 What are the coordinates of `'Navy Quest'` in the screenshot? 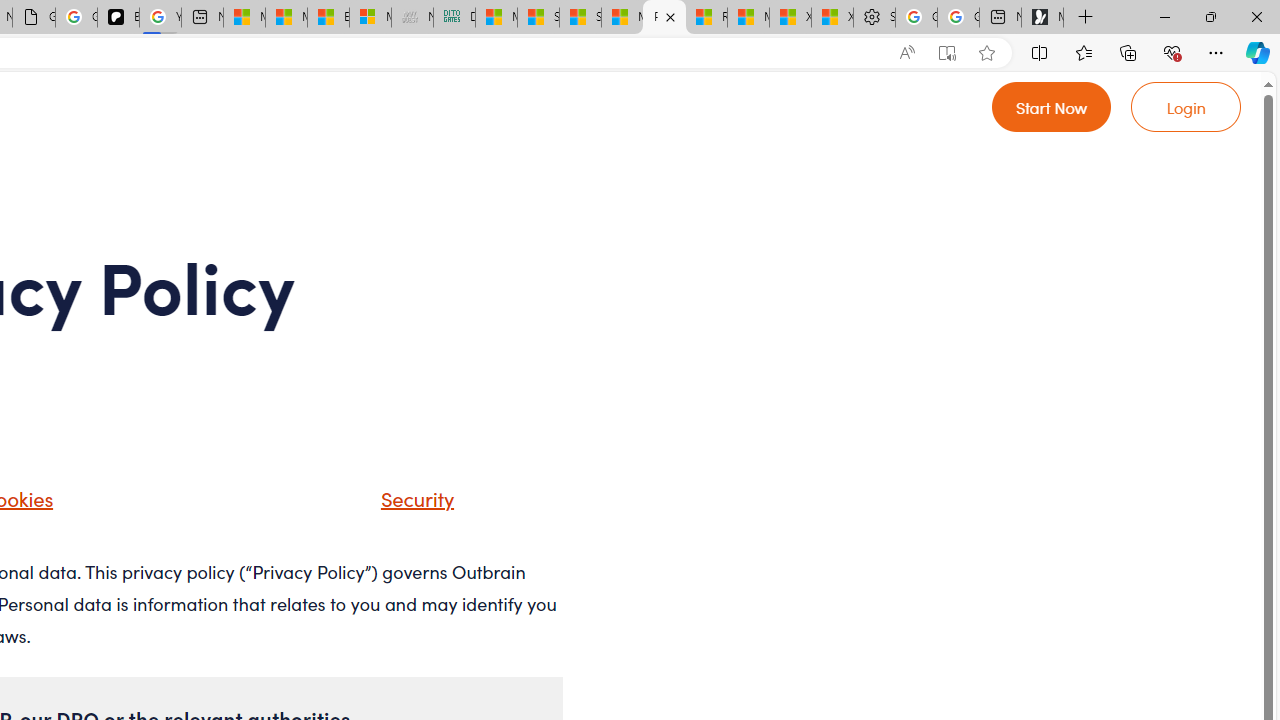 It's located at (411, 17).